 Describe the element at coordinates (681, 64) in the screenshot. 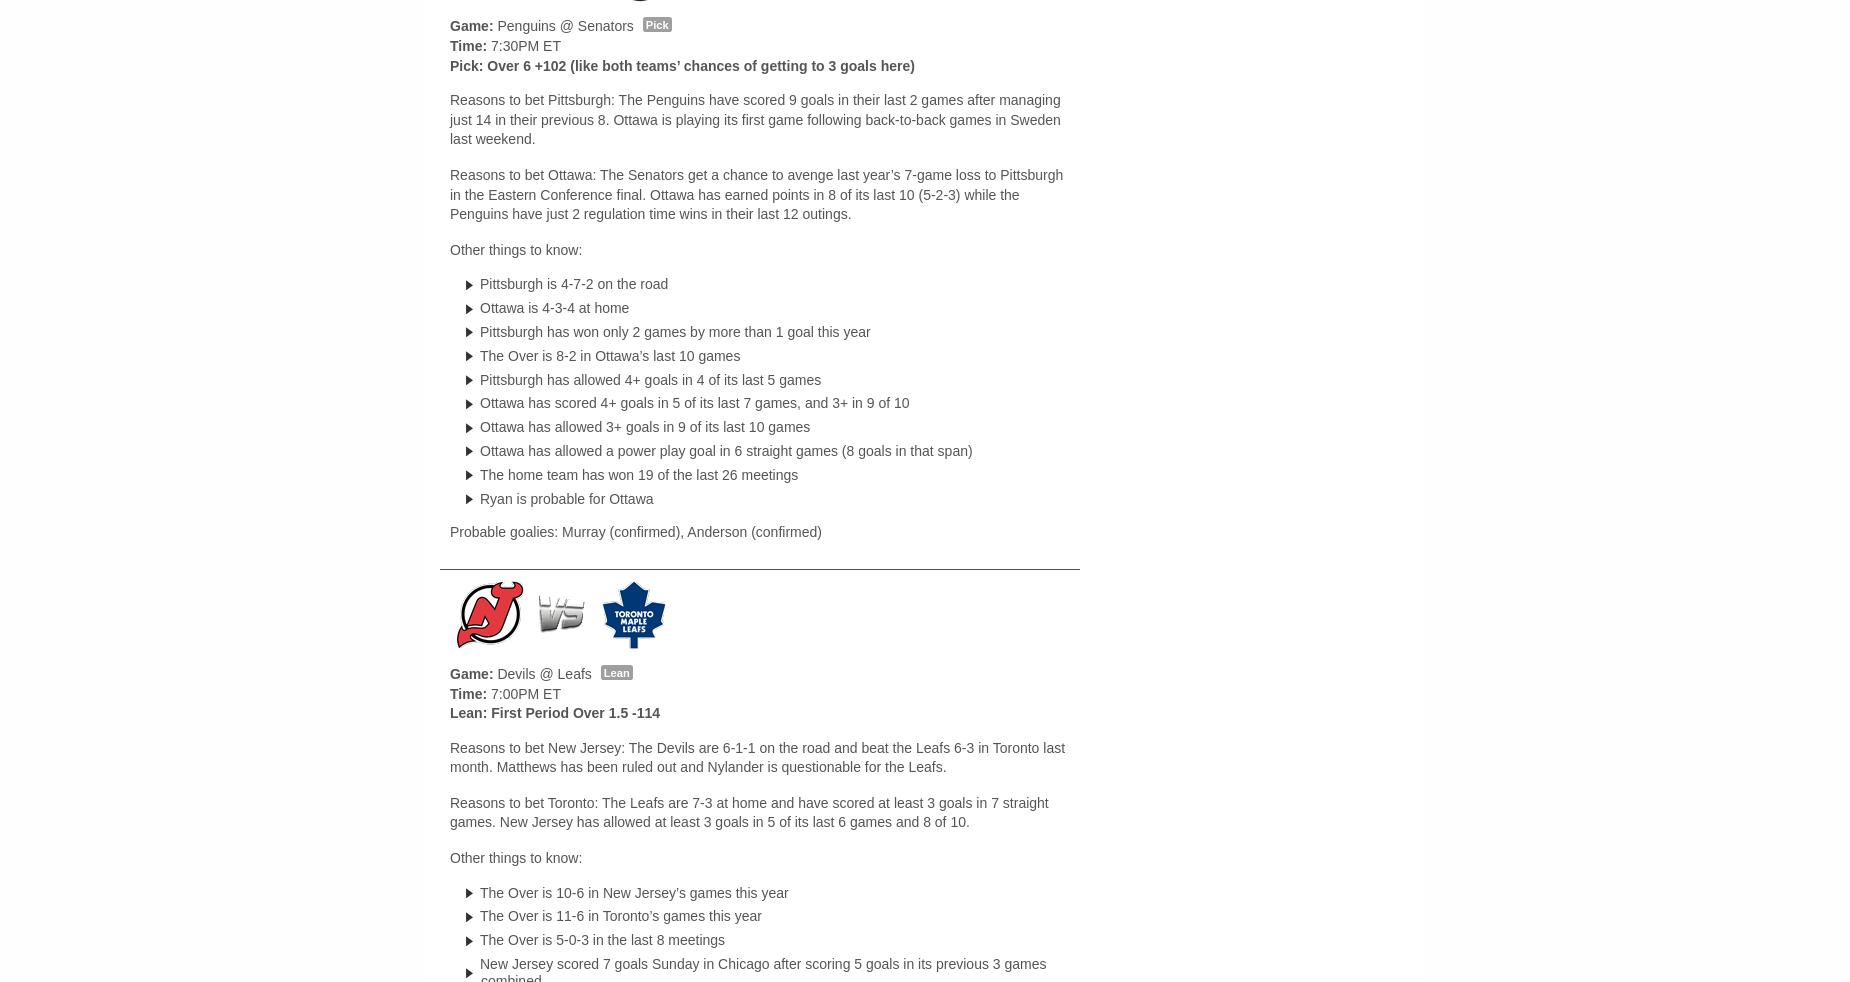

I see `'Pick: Over 6 +102 (like both teams’ chances of getting to 3 goals here)'` at that location.